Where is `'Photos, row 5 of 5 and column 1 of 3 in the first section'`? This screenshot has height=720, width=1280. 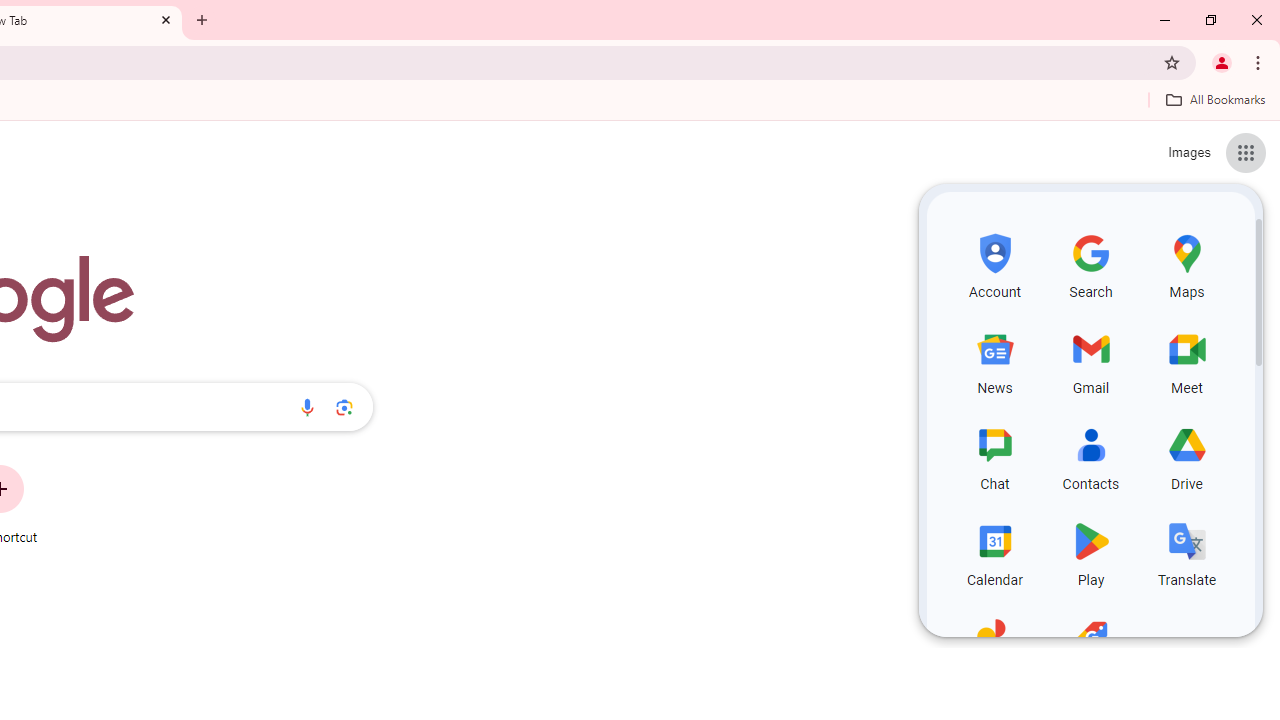
'Photos, row 5 of 5 and column 1 of 3 in the first section' is located at coordinates (995, 648).